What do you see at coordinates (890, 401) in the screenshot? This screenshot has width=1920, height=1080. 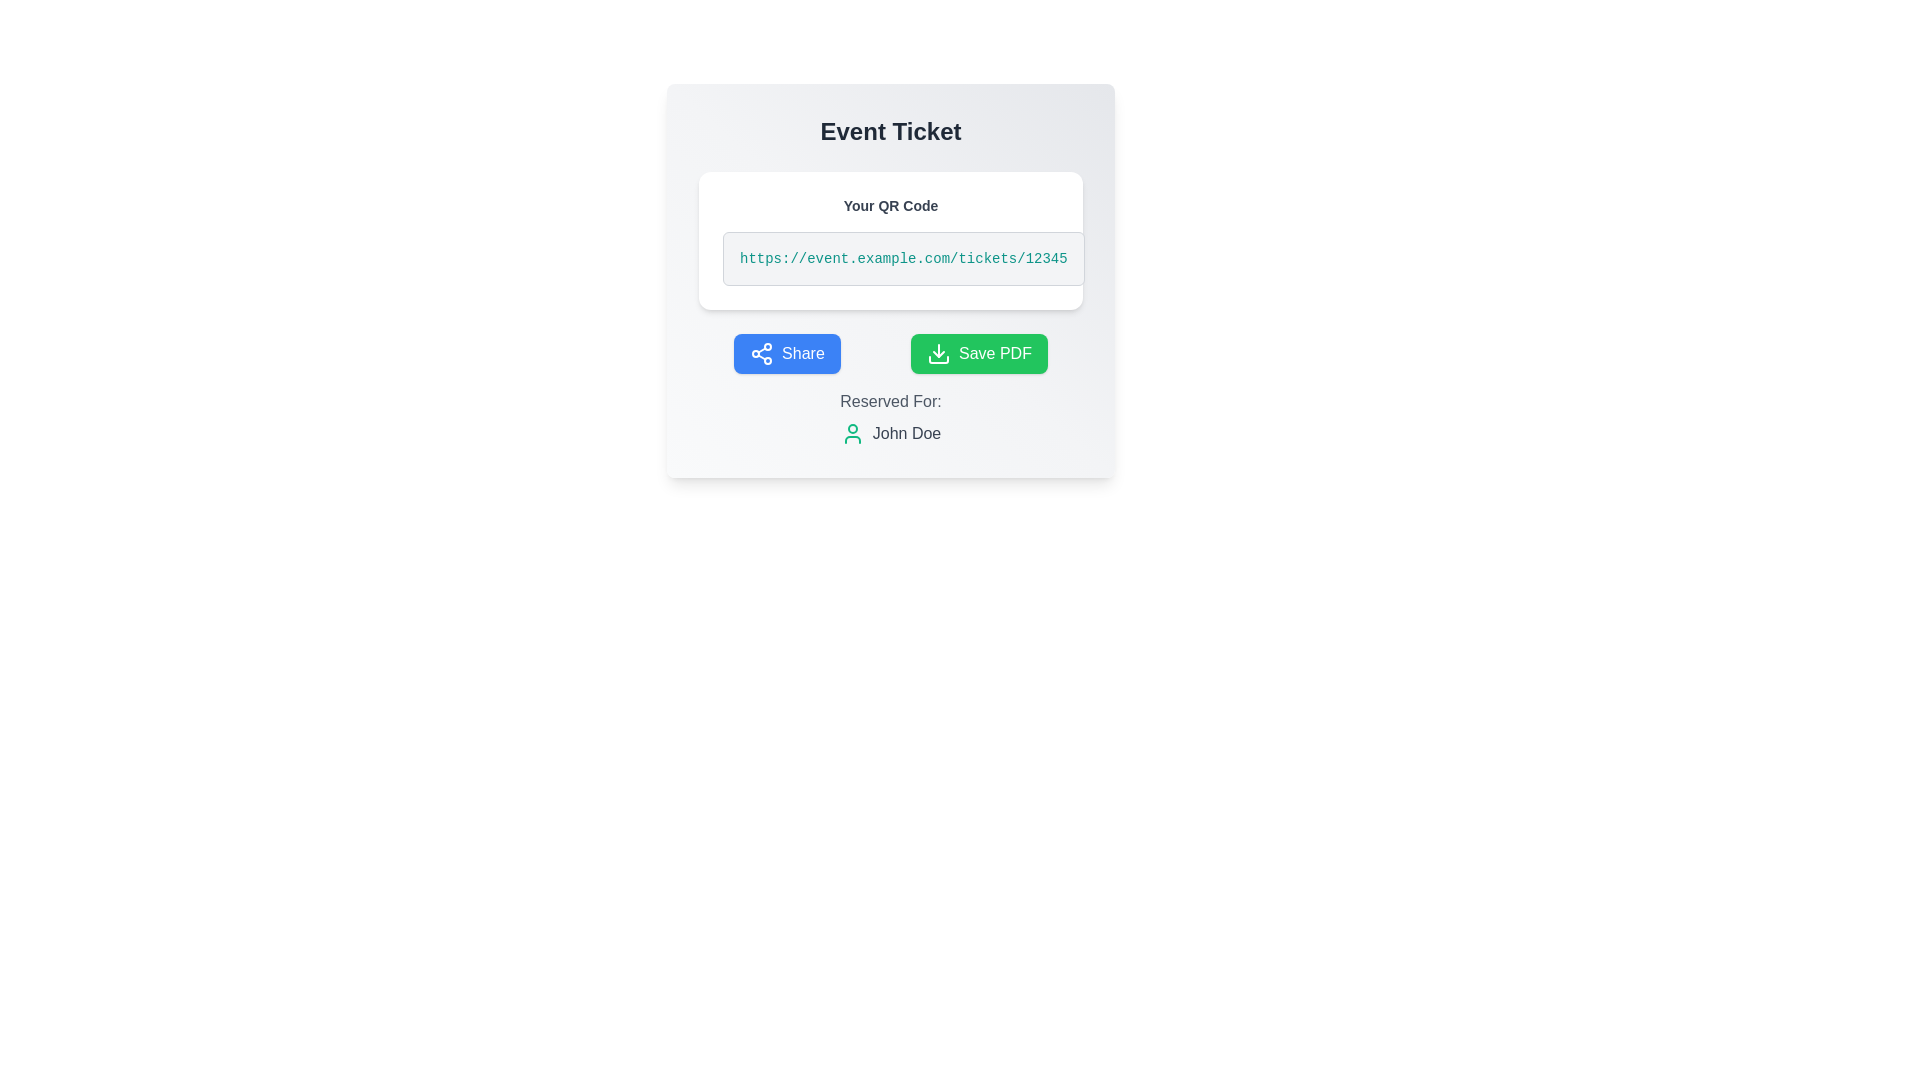 I see `text content of the text label displaying 'Reserved For:' which is styled in gray and positioned above the name 'John Doe'` at bounding box center [890, 401].